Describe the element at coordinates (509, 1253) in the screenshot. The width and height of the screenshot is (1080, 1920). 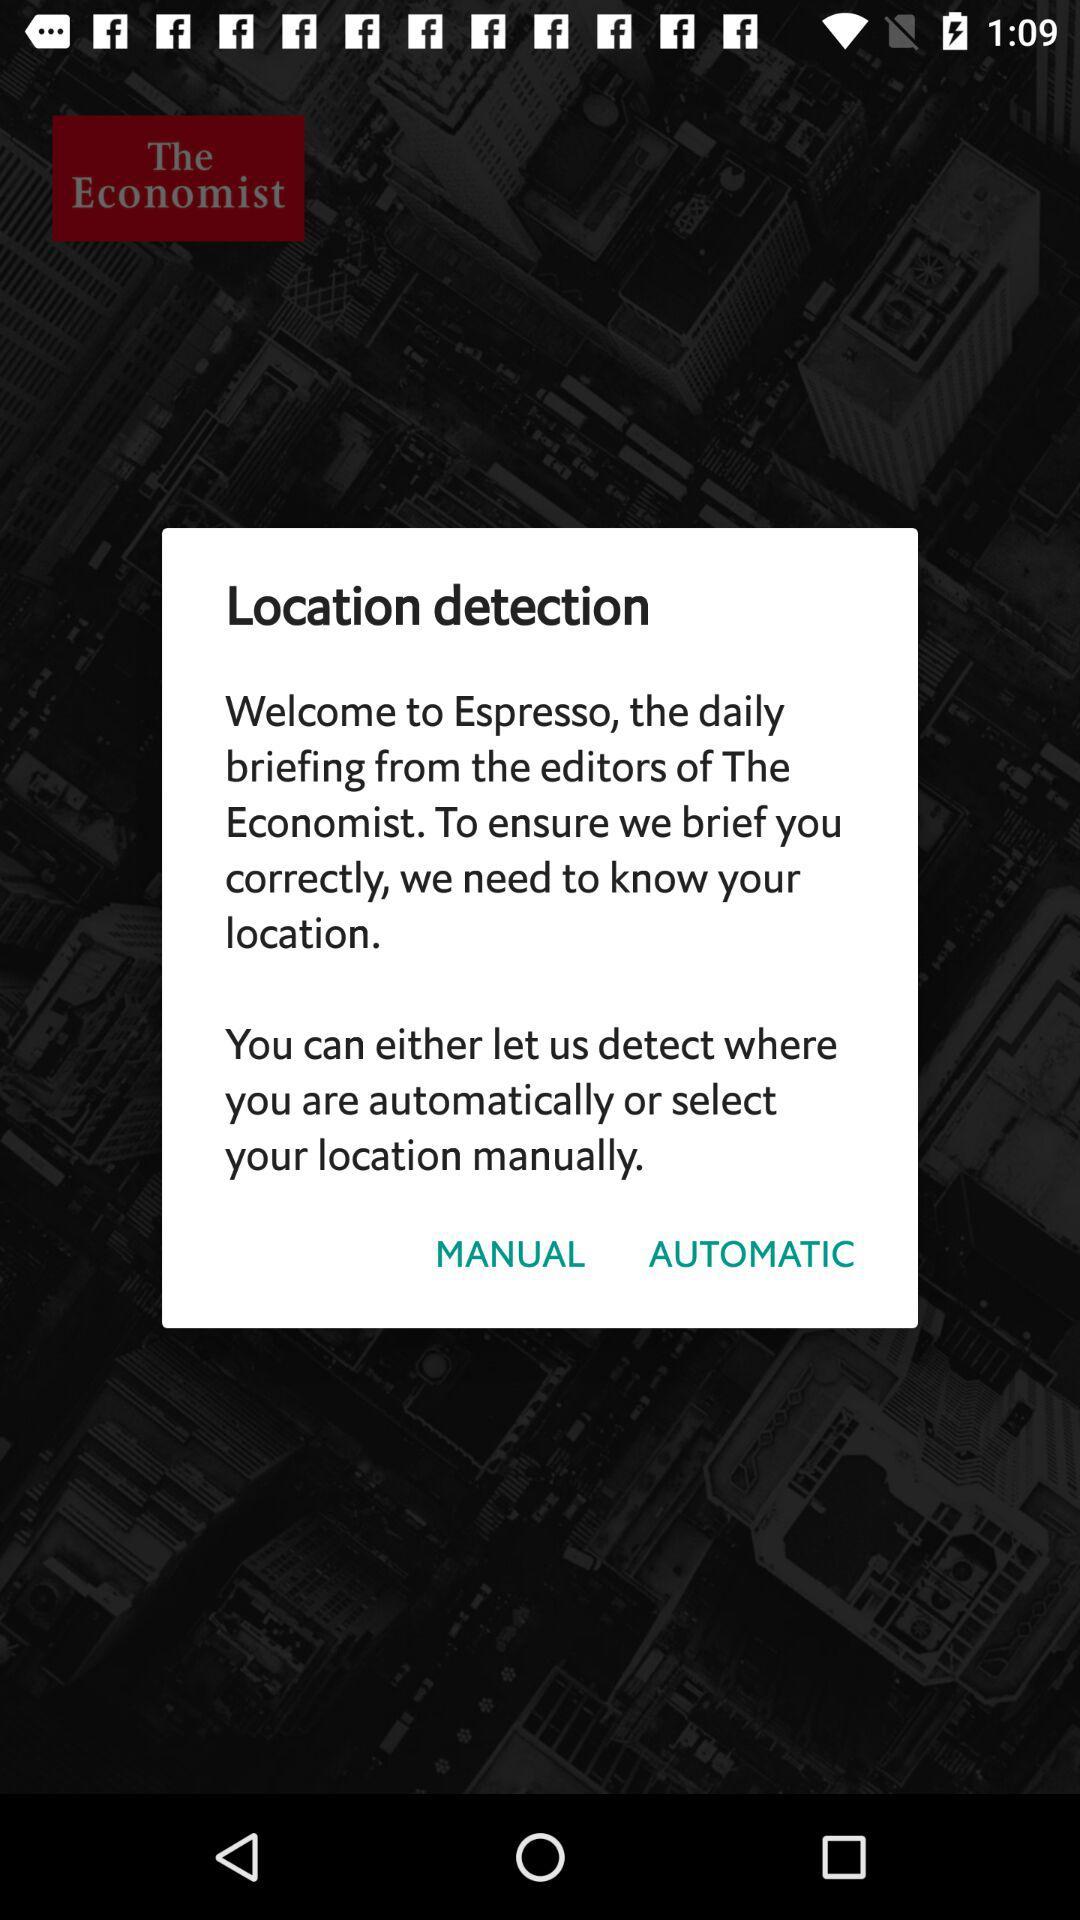
I see `the item below welcome to espresso` at that location.